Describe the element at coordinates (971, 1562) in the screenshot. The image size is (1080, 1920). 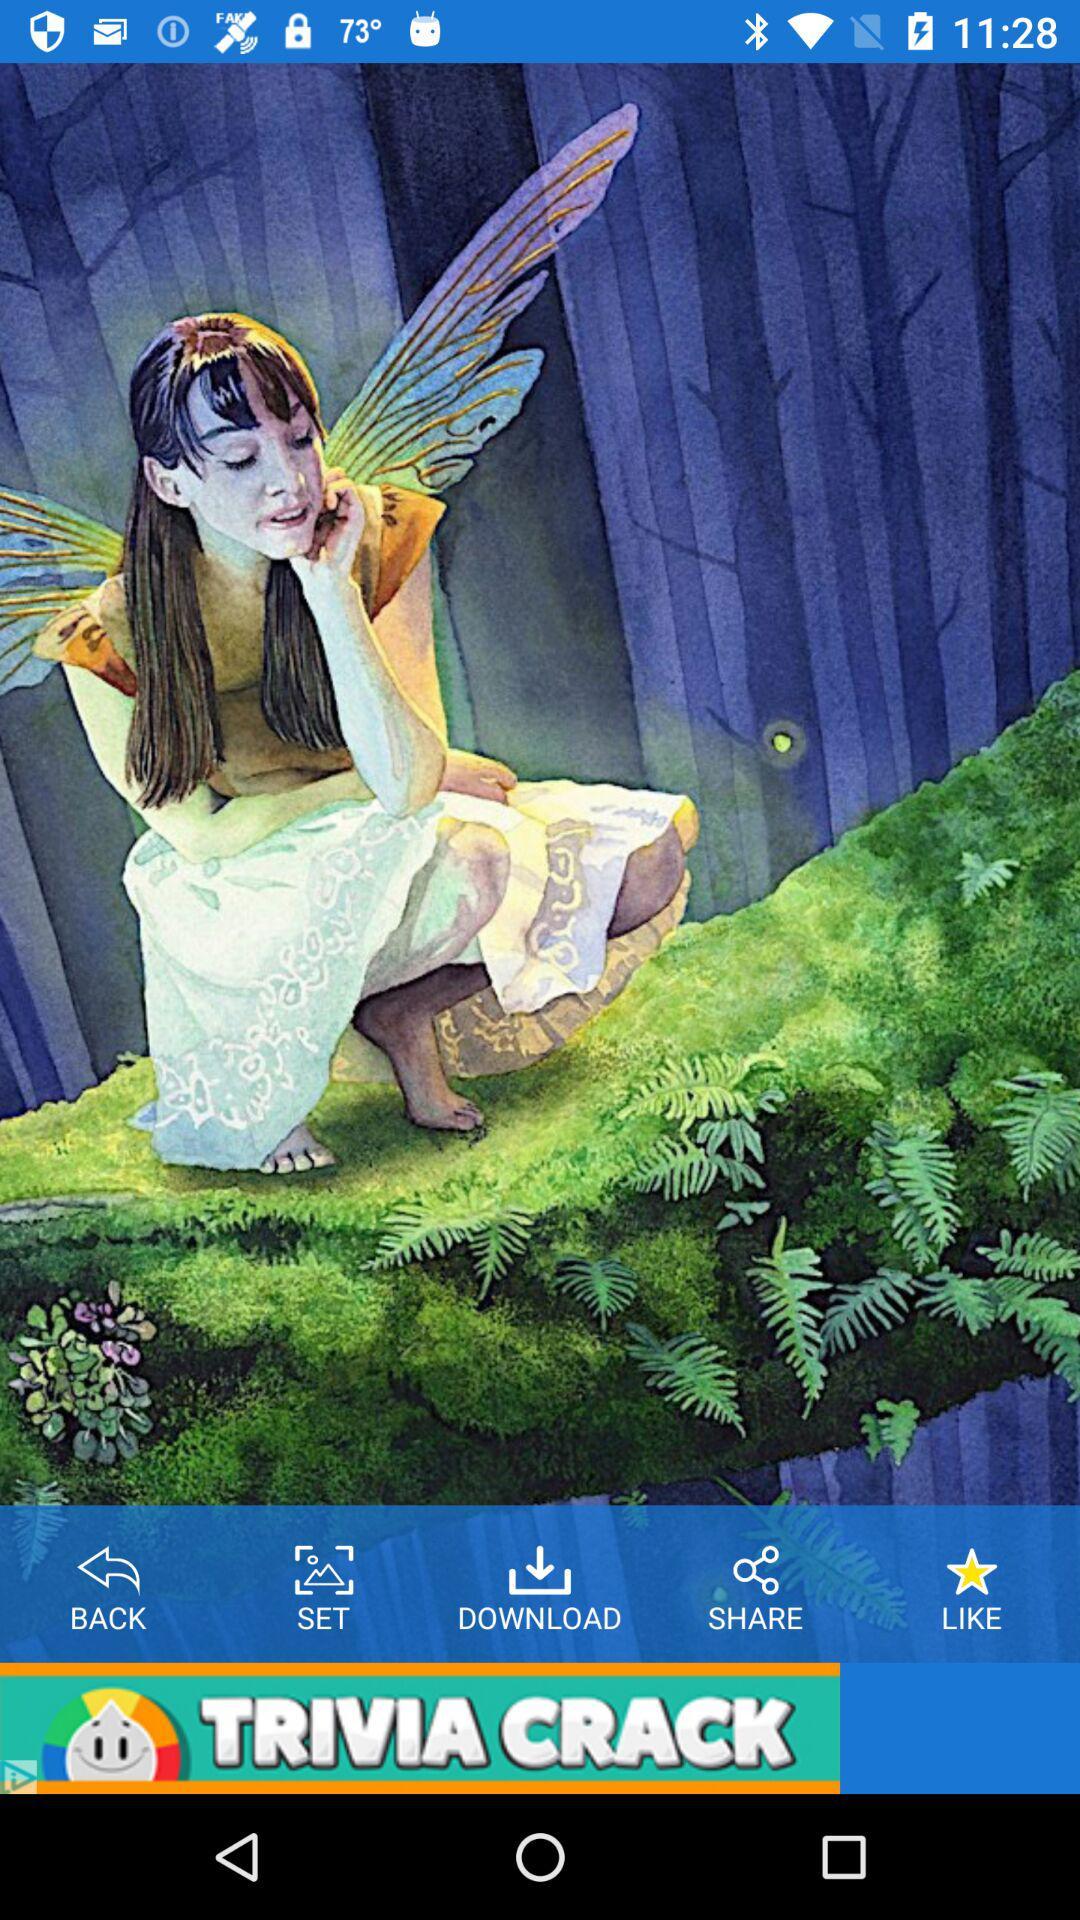
I see `like opinion` at that location.